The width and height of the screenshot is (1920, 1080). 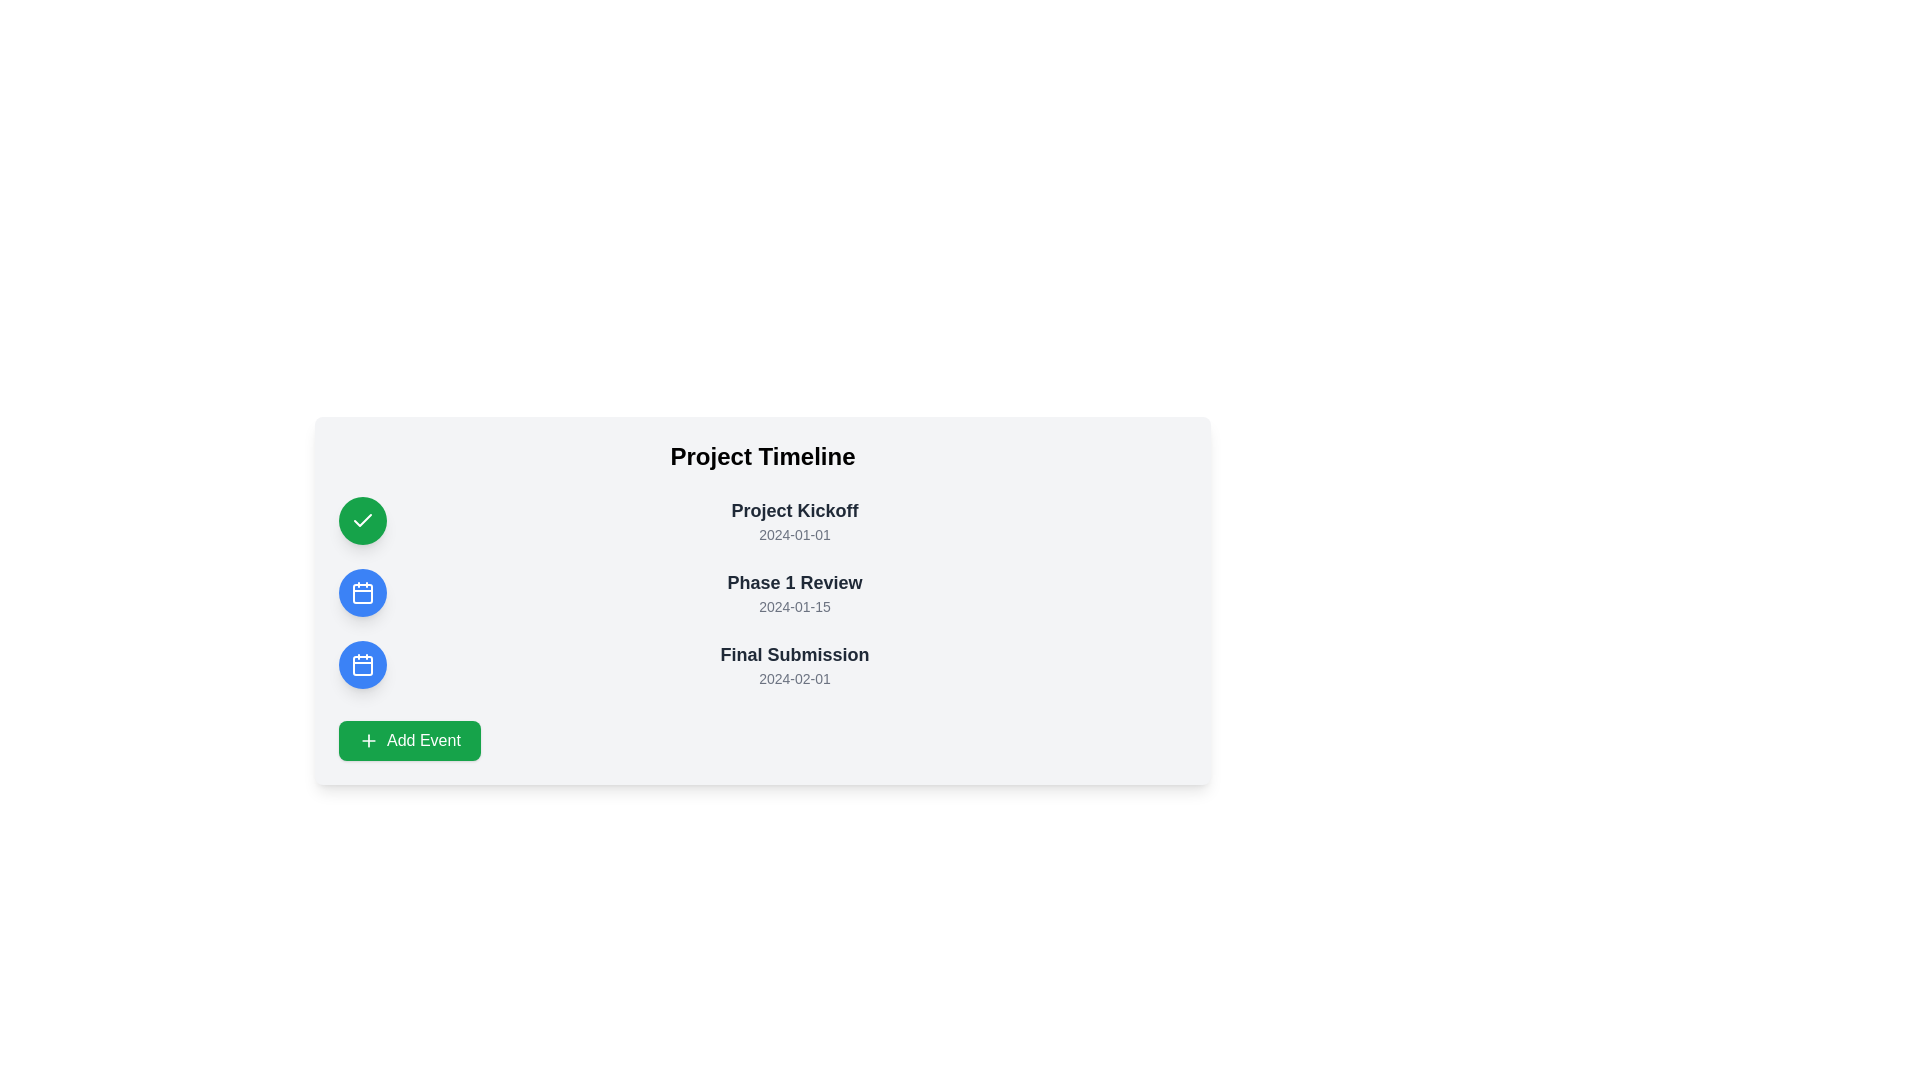 I want to click on the blue circular button with a white calendar icon located at the bottom of a vertically stacked set of three buttons in the 'Final Submission' section, so click(x=363, y=664).